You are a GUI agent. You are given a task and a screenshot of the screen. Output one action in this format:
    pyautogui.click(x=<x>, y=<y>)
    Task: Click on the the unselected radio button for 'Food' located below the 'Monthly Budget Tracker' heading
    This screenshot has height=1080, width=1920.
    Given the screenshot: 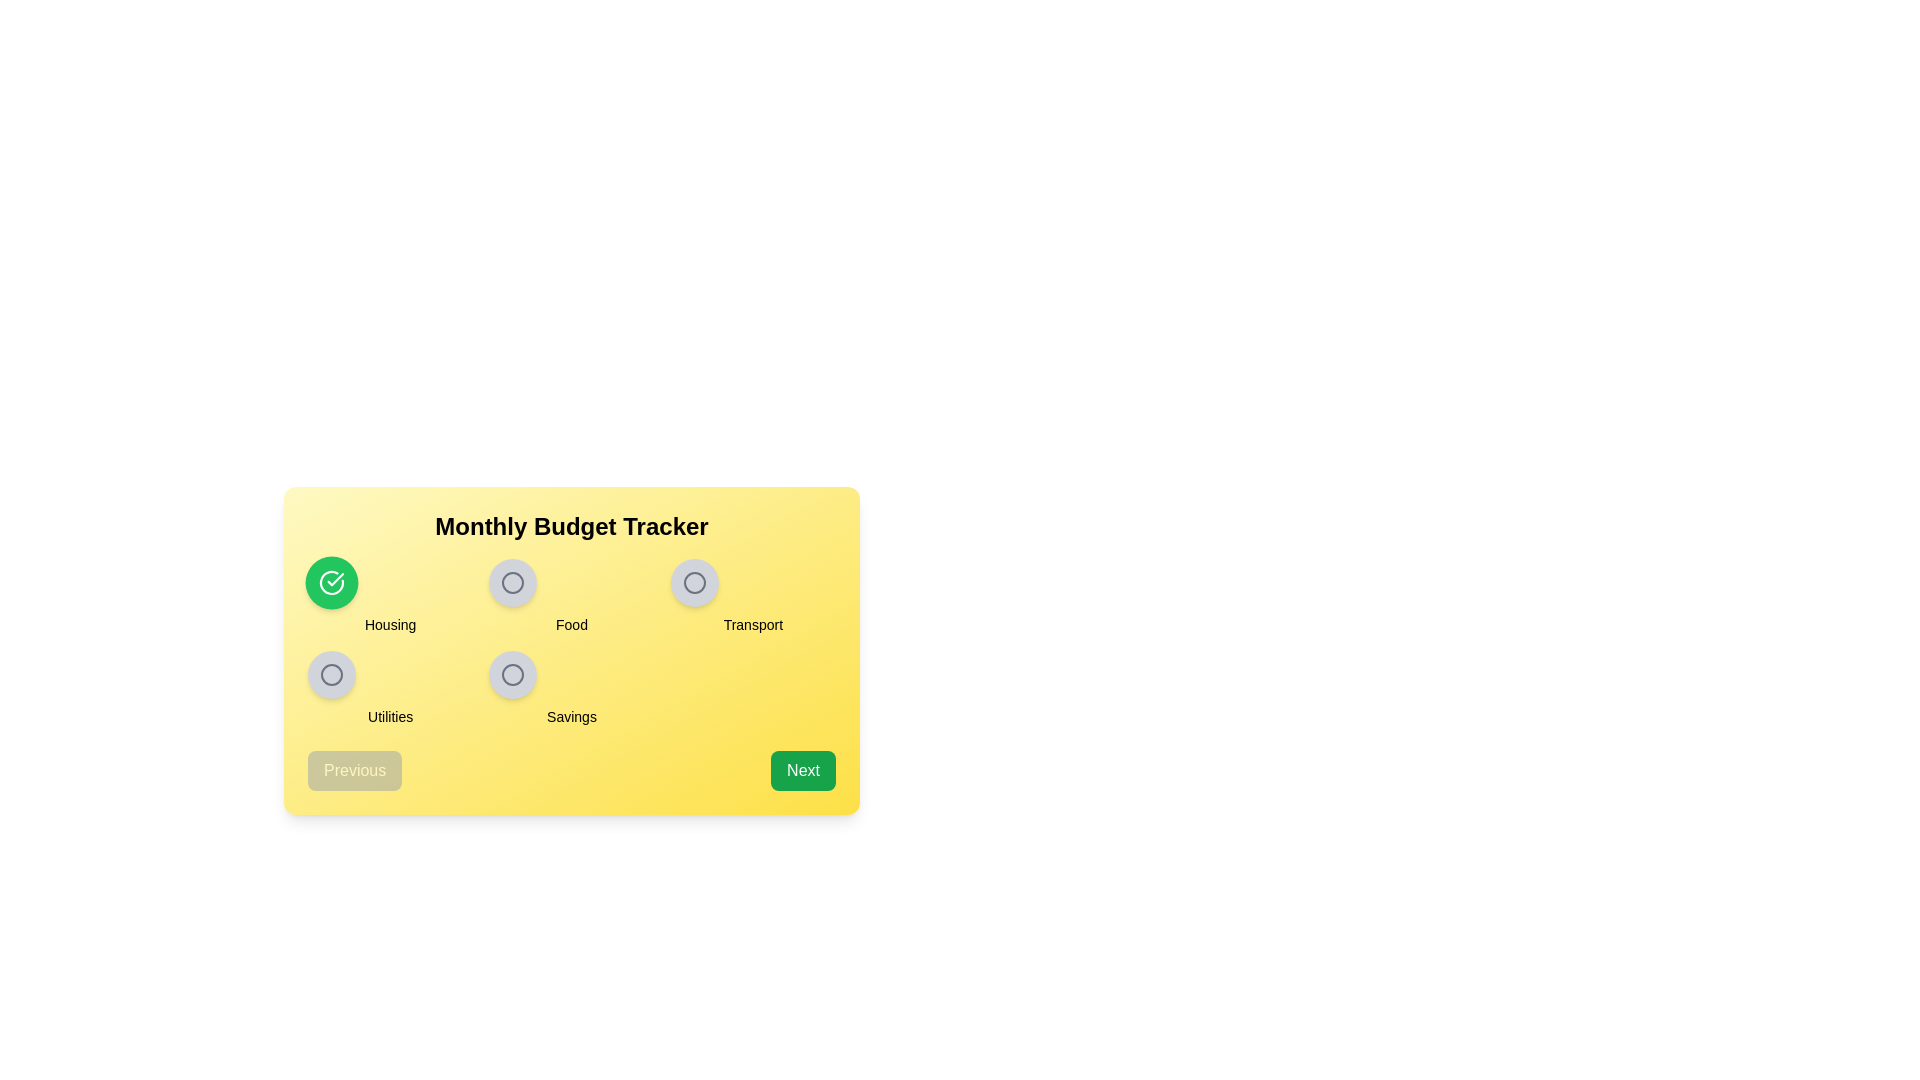 What is the action you would take?
    pyautogui.click(x=513, y=582)
    